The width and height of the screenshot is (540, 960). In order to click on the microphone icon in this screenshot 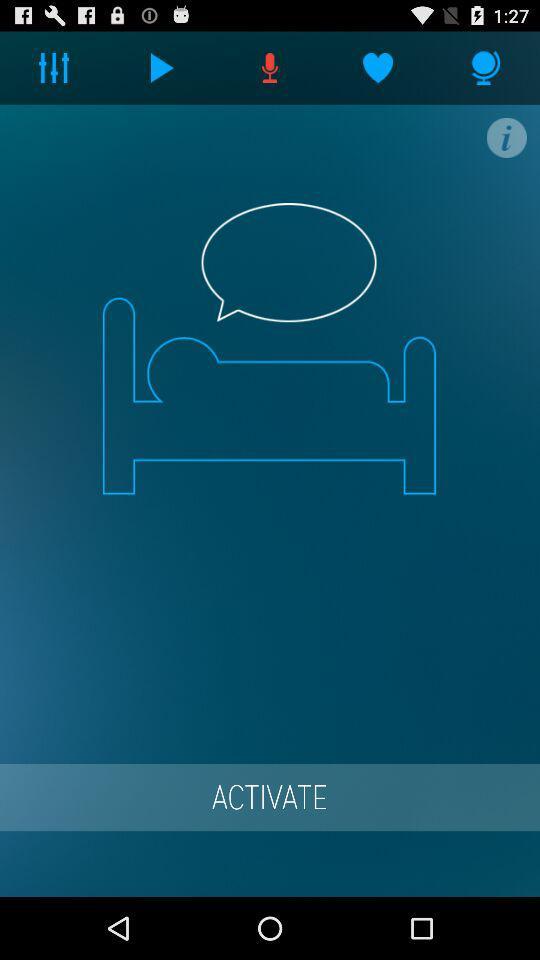, I will do `click(485, 72)`.